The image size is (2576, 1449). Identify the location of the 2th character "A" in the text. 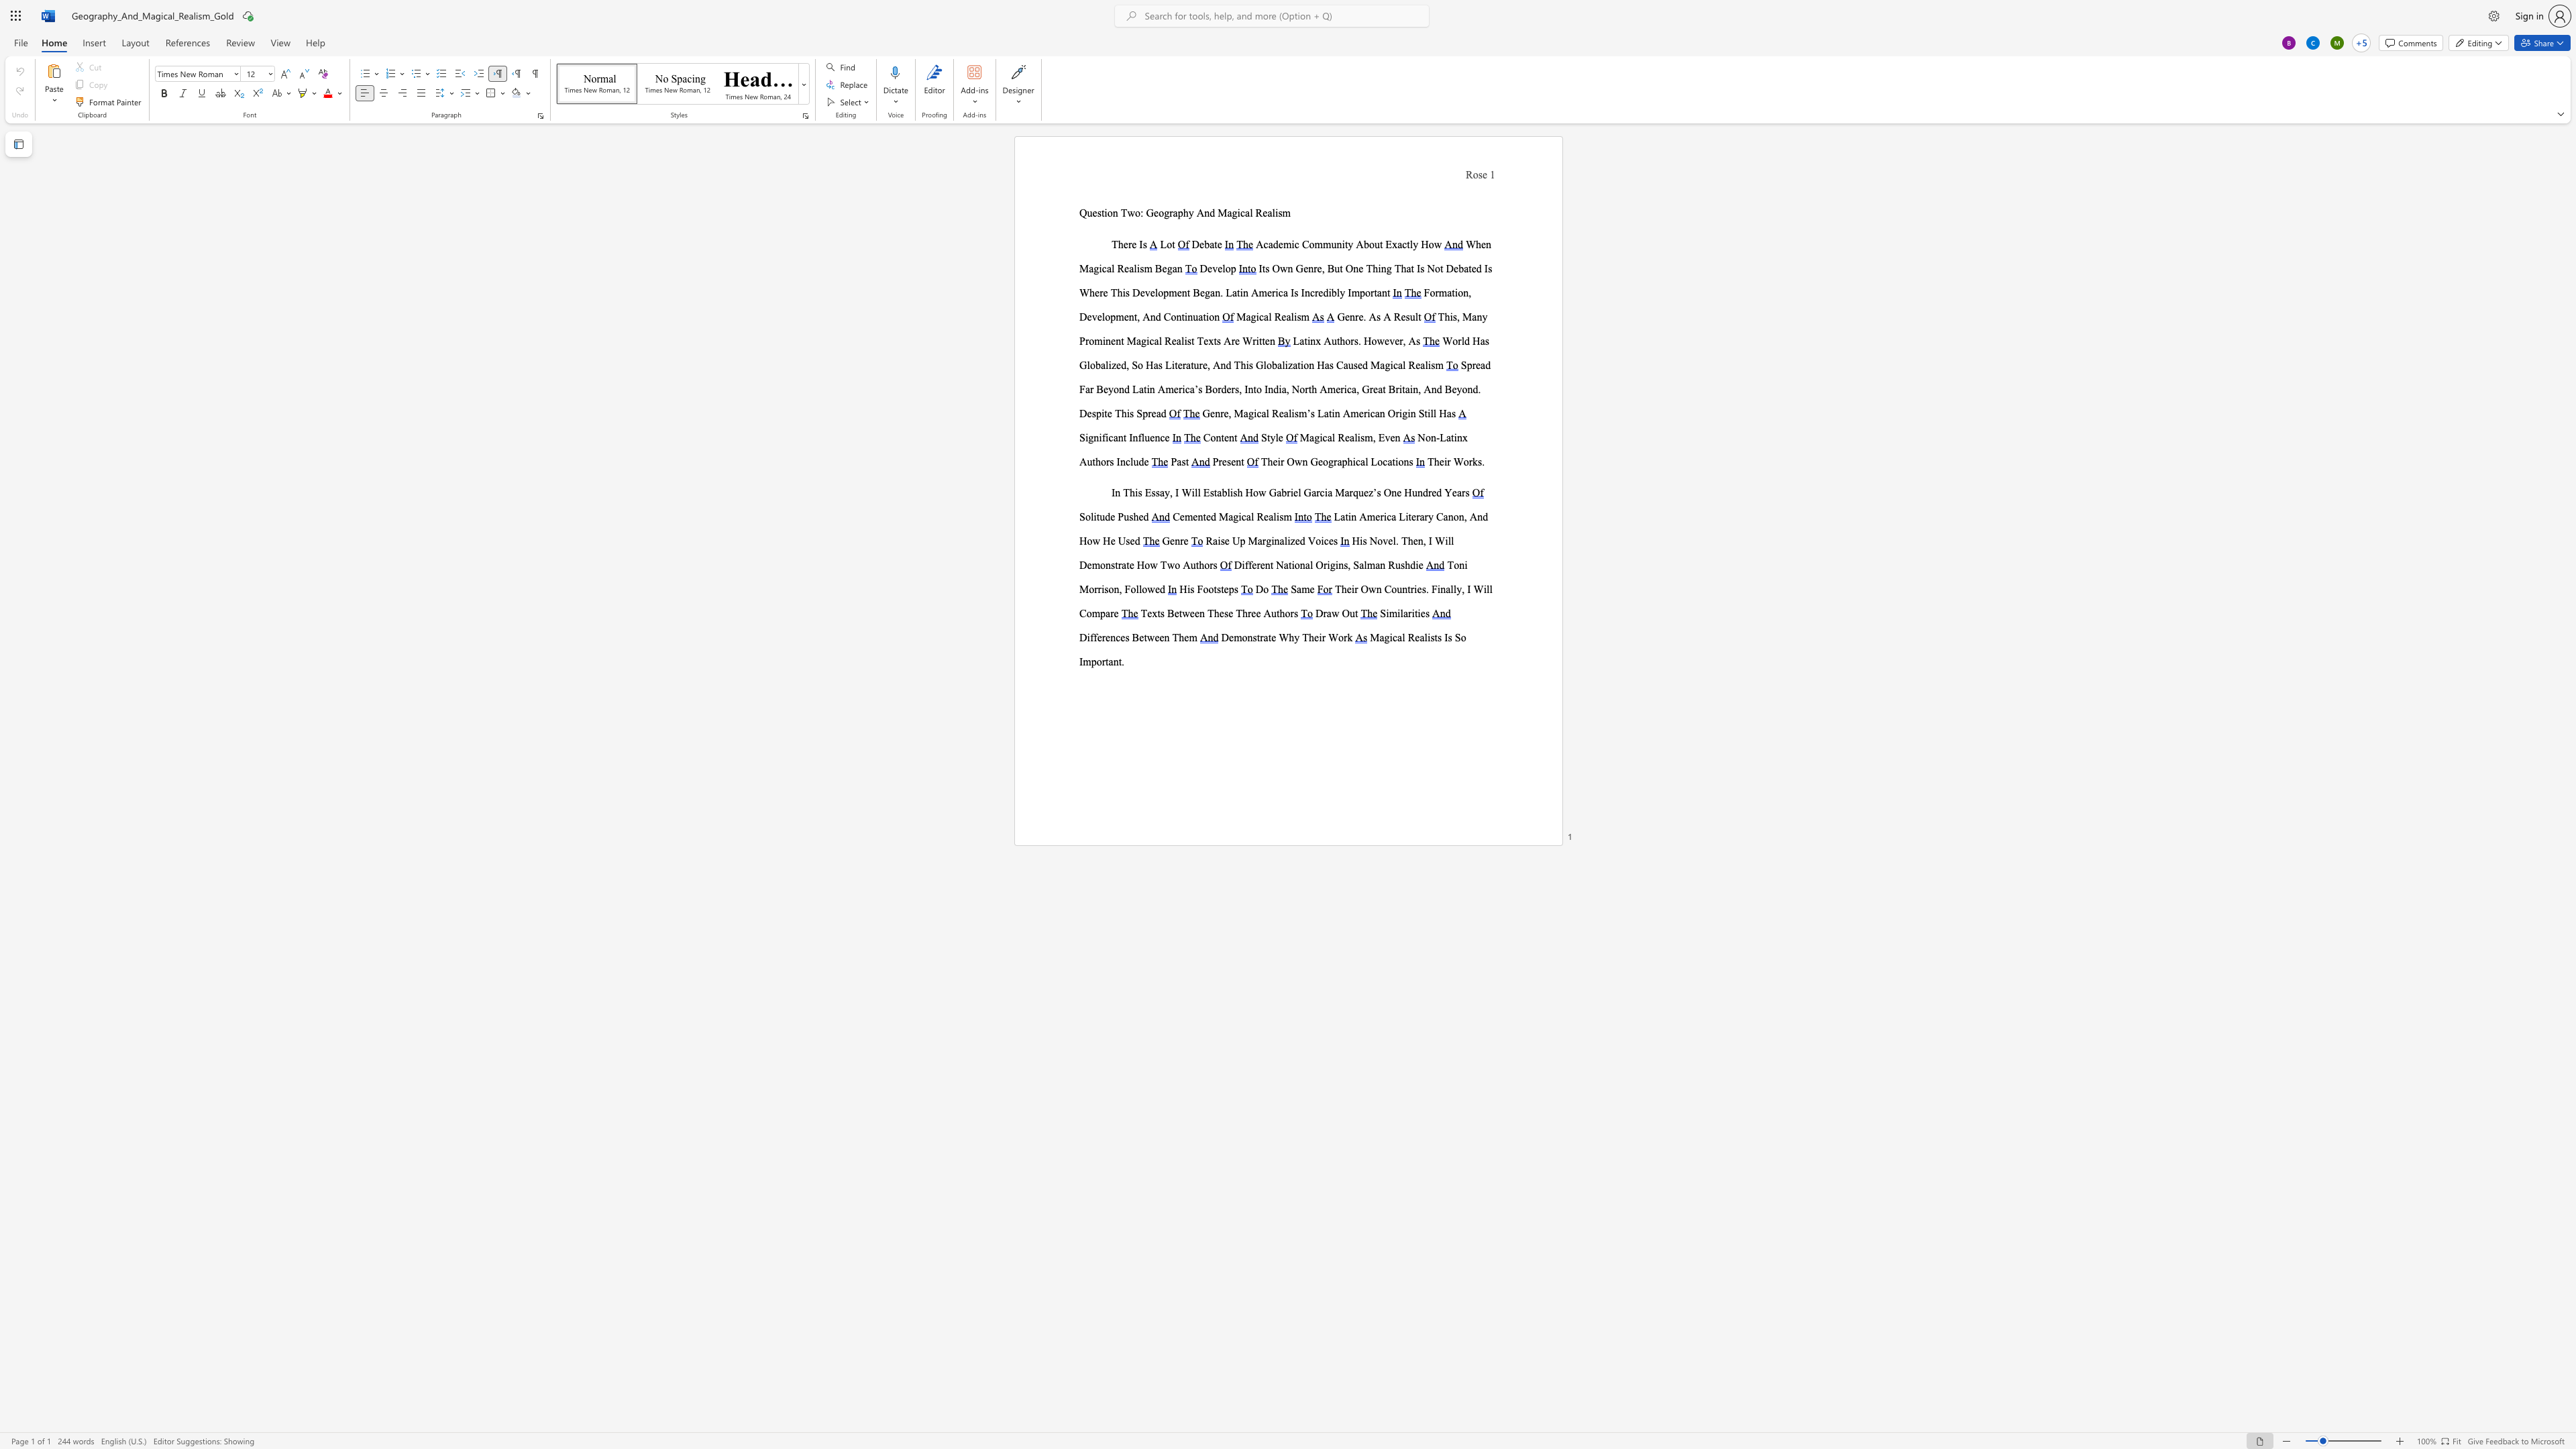
(1412, 341).